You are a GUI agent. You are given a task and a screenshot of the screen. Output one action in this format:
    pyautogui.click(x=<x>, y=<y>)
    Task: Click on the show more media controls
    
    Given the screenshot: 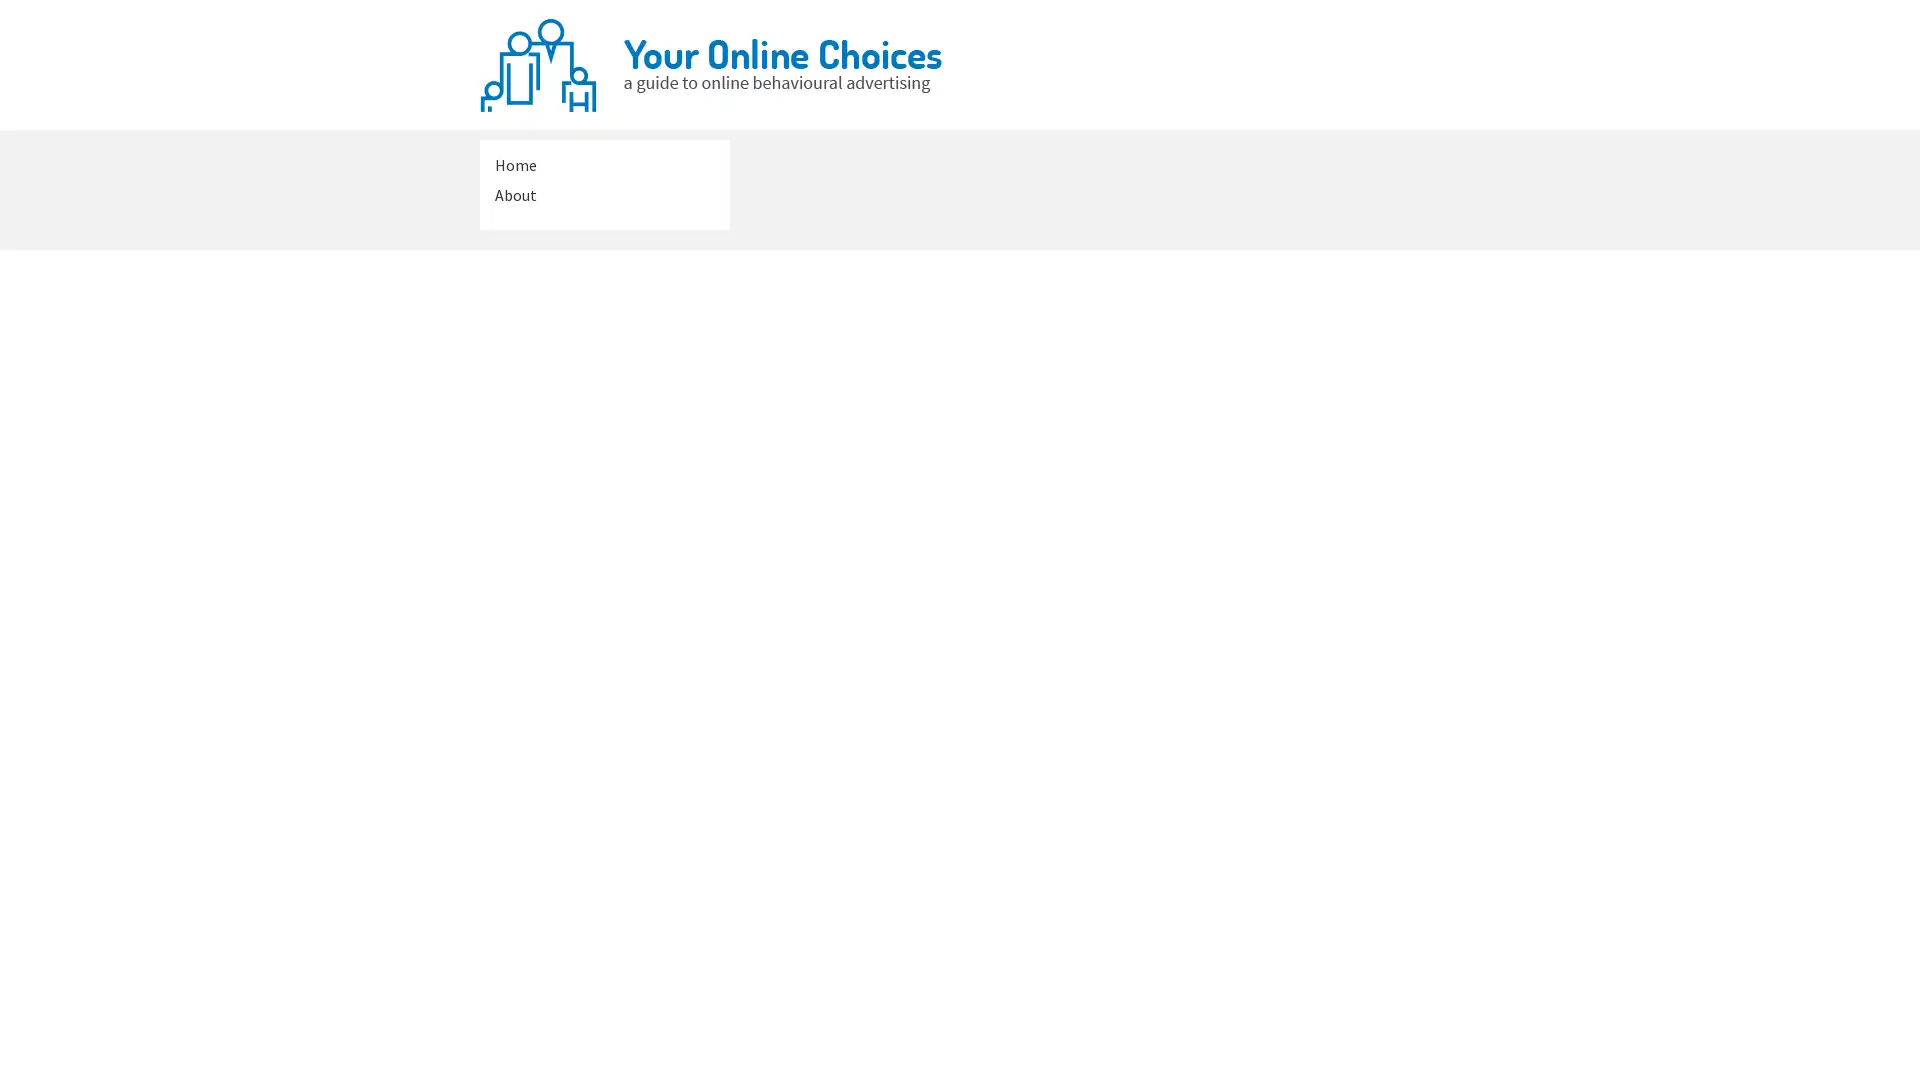 What is the action you would take?
    pyautogui.click(x=1358, y=914)
    